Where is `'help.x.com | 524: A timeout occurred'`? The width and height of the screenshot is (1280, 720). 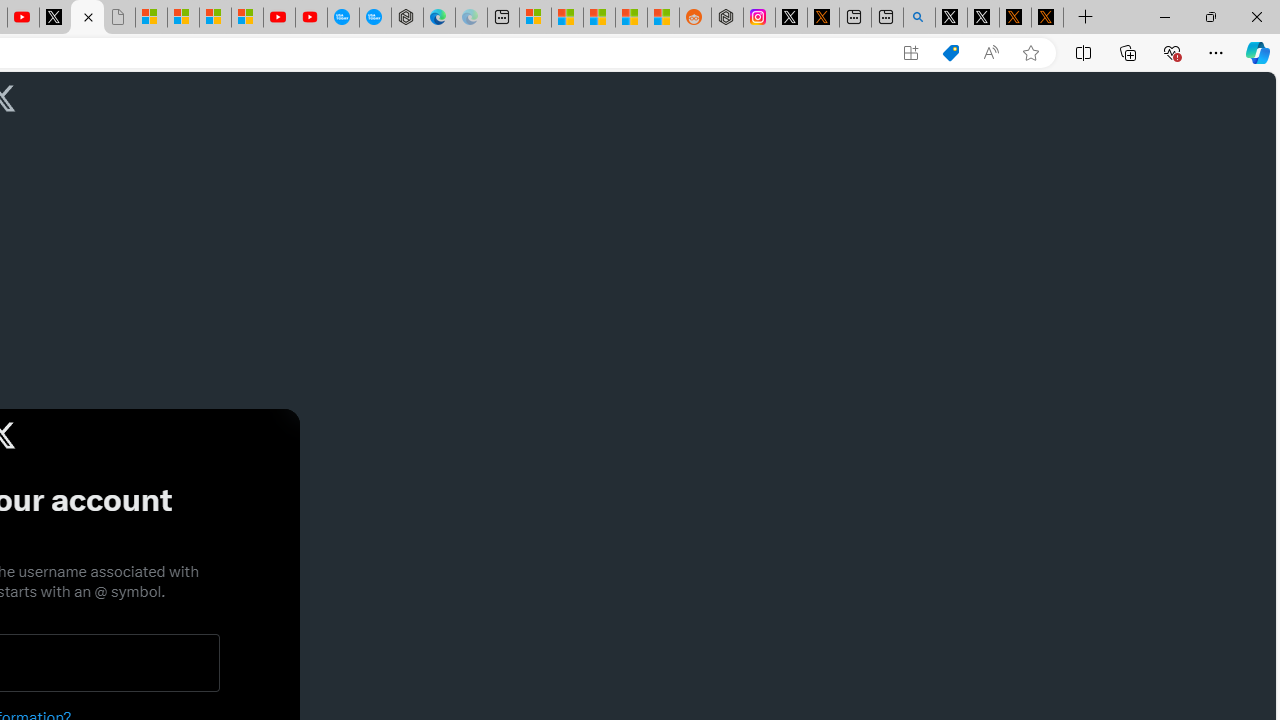
'help.x.com | 524: A timeout occurred' is located at coordinates (823, 17).